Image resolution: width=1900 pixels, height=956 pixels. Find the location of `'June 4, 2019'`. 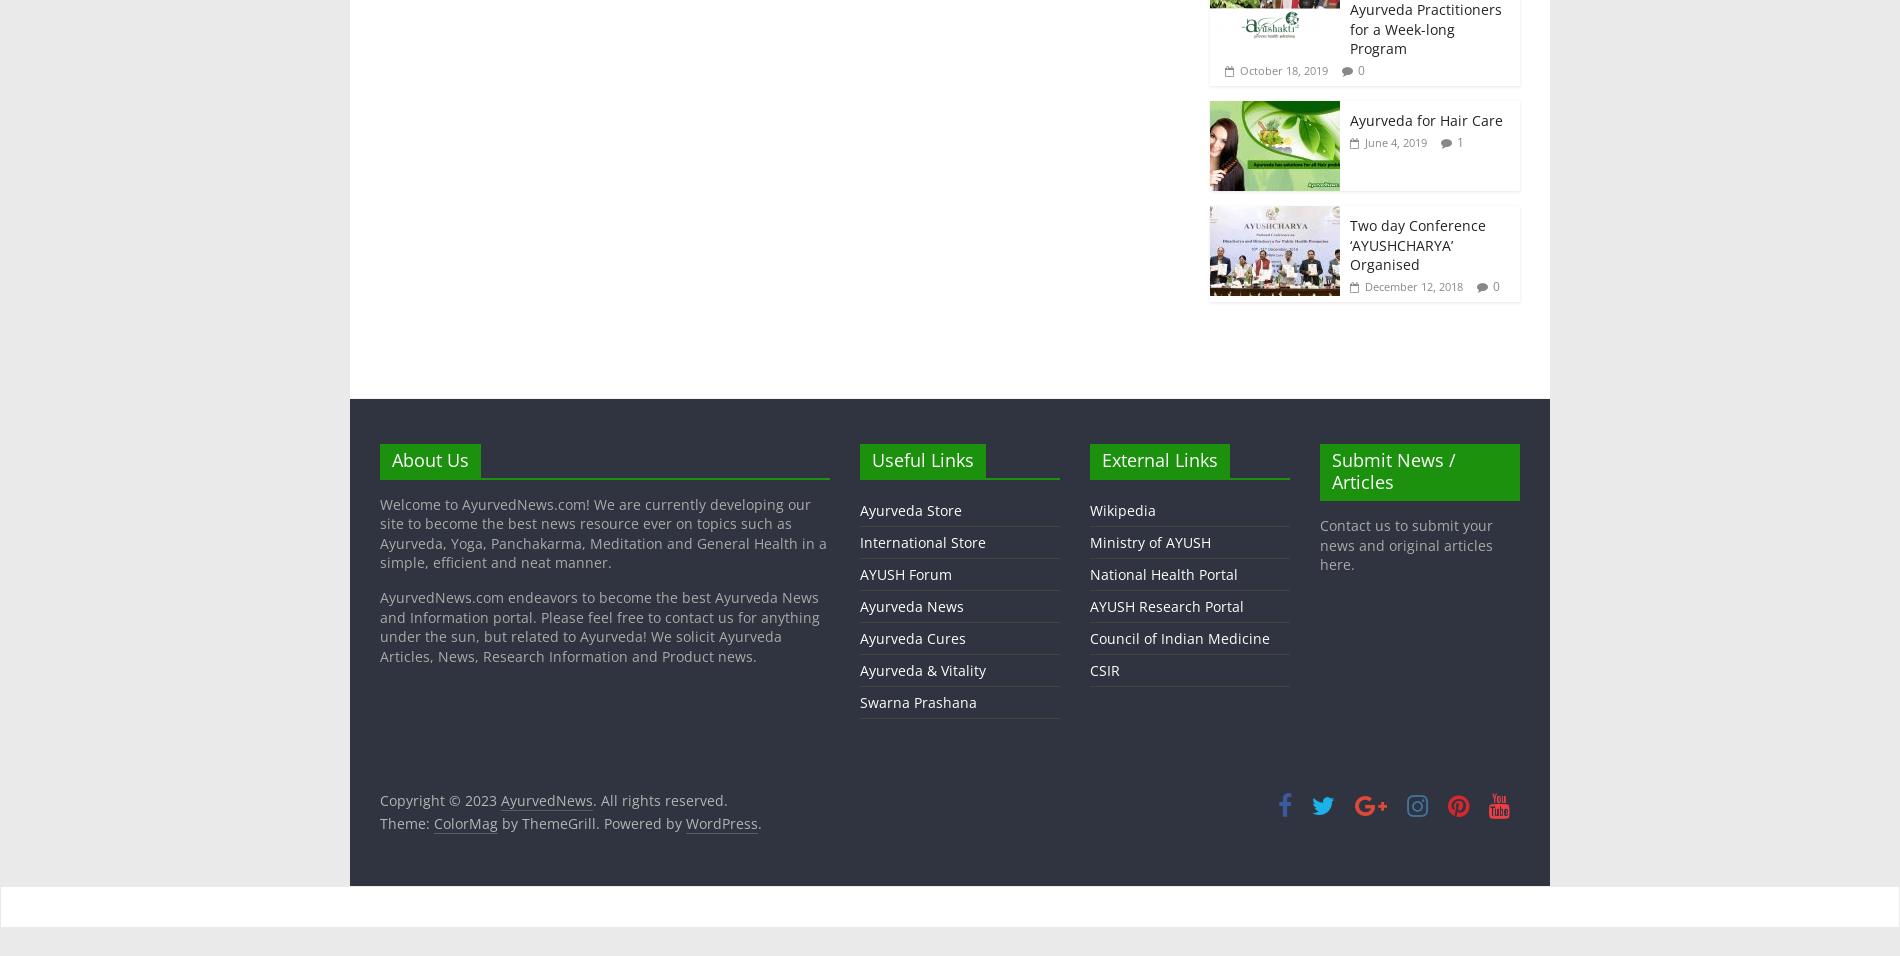

'June 4, 2019' is located at coordinates (1394, 141).